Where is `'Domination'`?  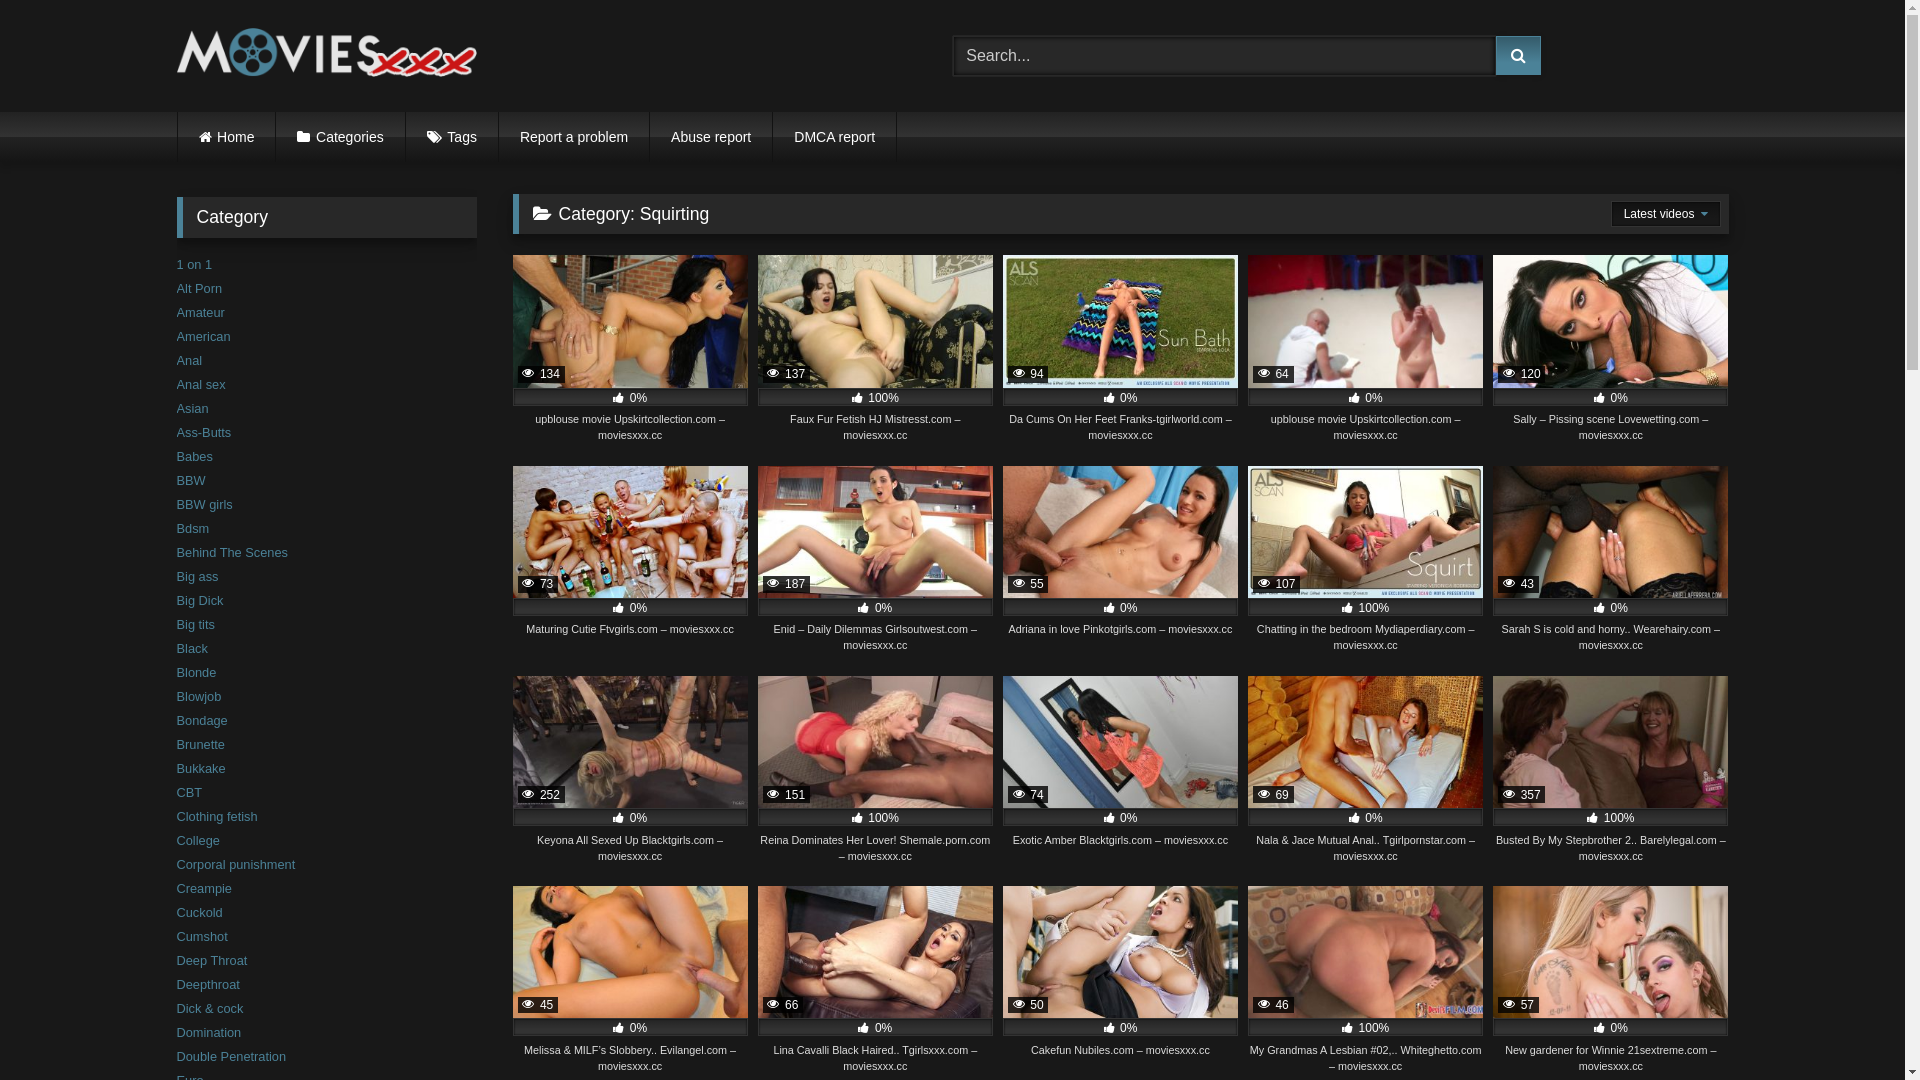
'Domination' is located at coordinates (176, 1032).